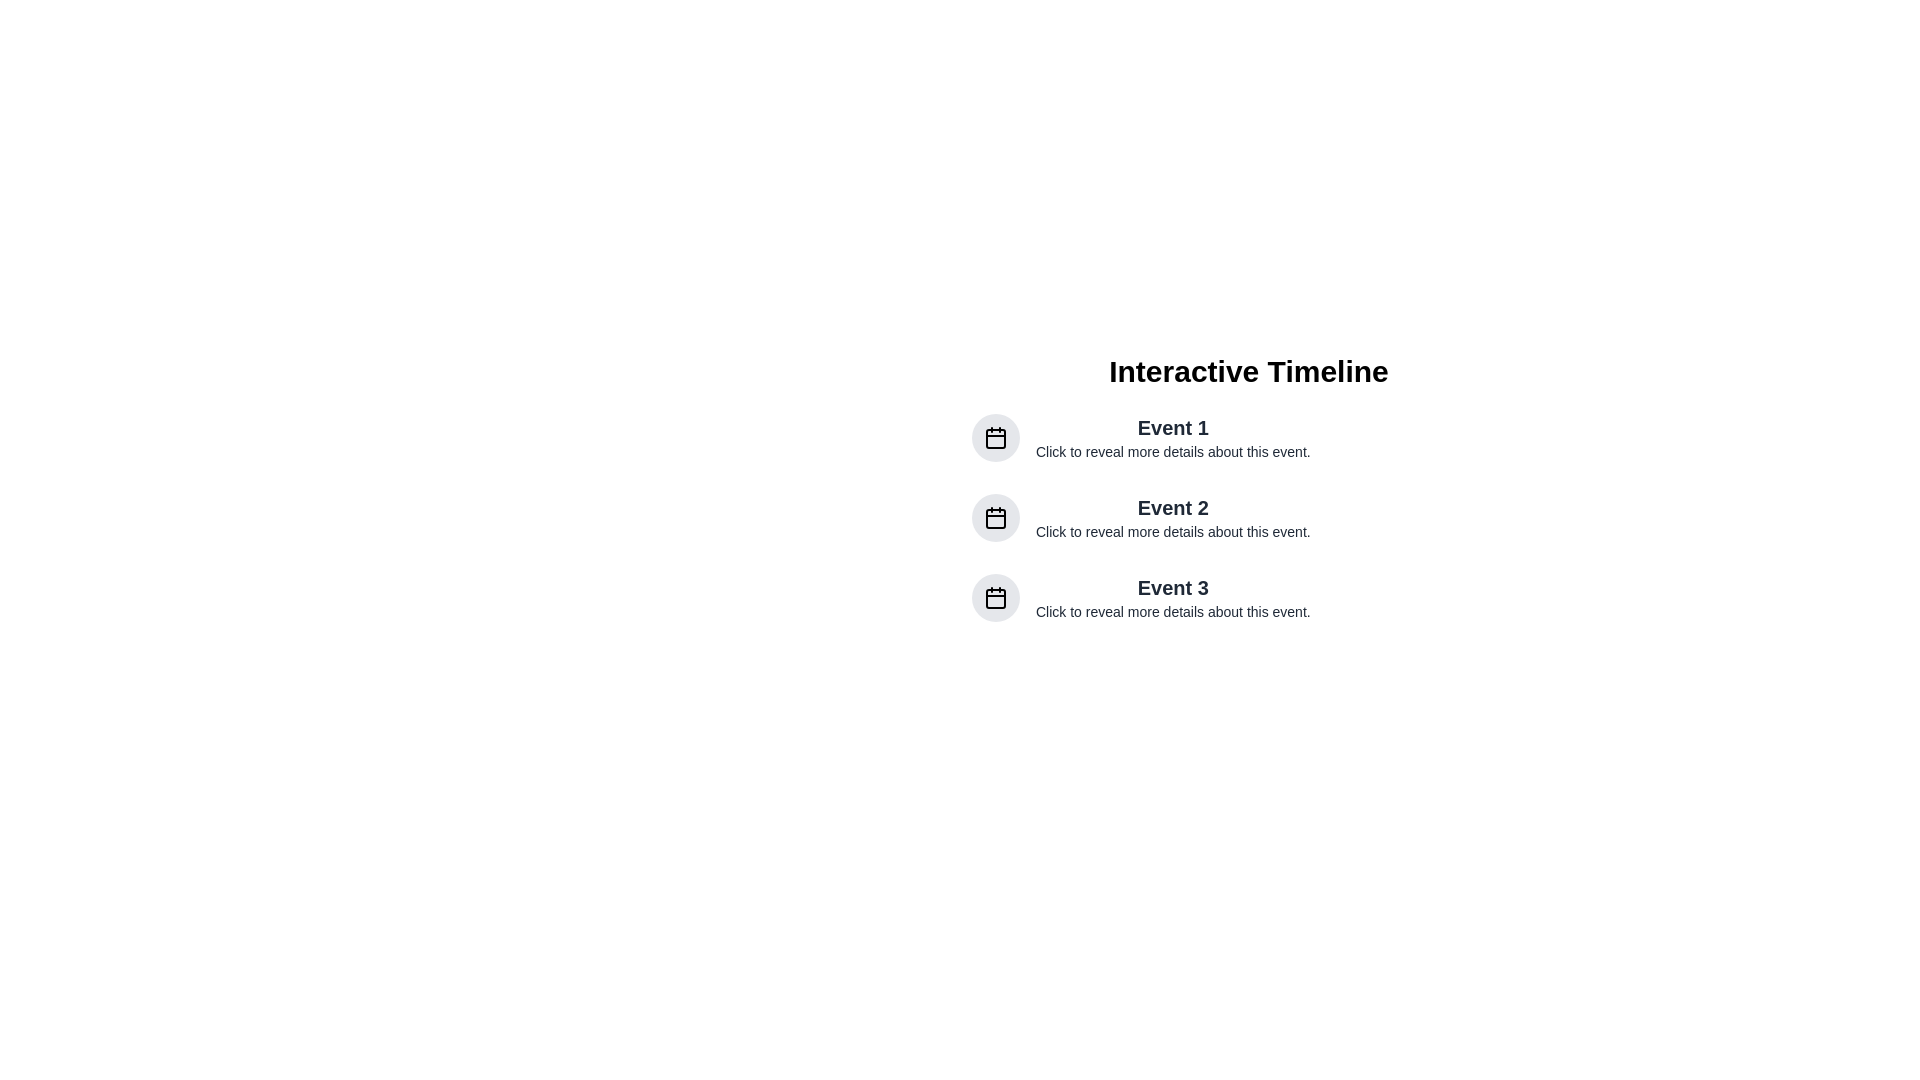 The image size is (1920, 1080). I want to click on the instructional Text Label located directly beneath 'Event 1', which guides users to interact with the event item above it, so click(1173, 451).